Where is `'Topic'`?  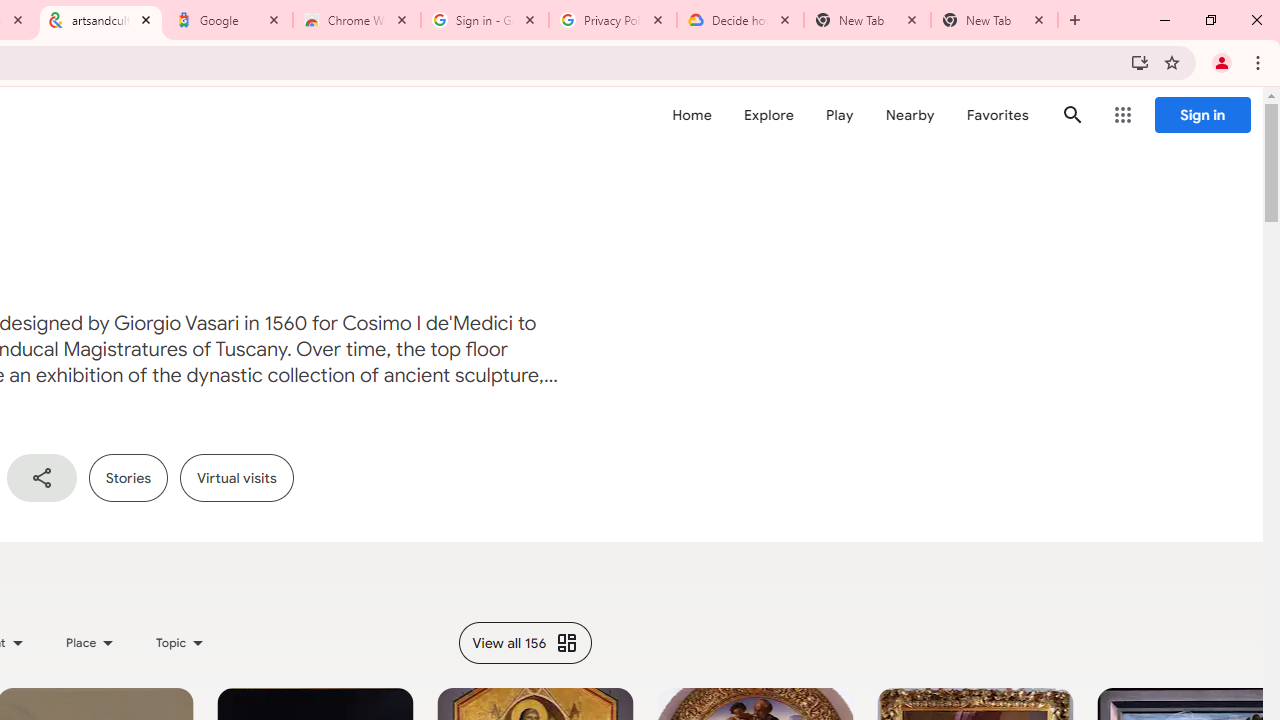
'Topic' is located at coordinates (181, 642).